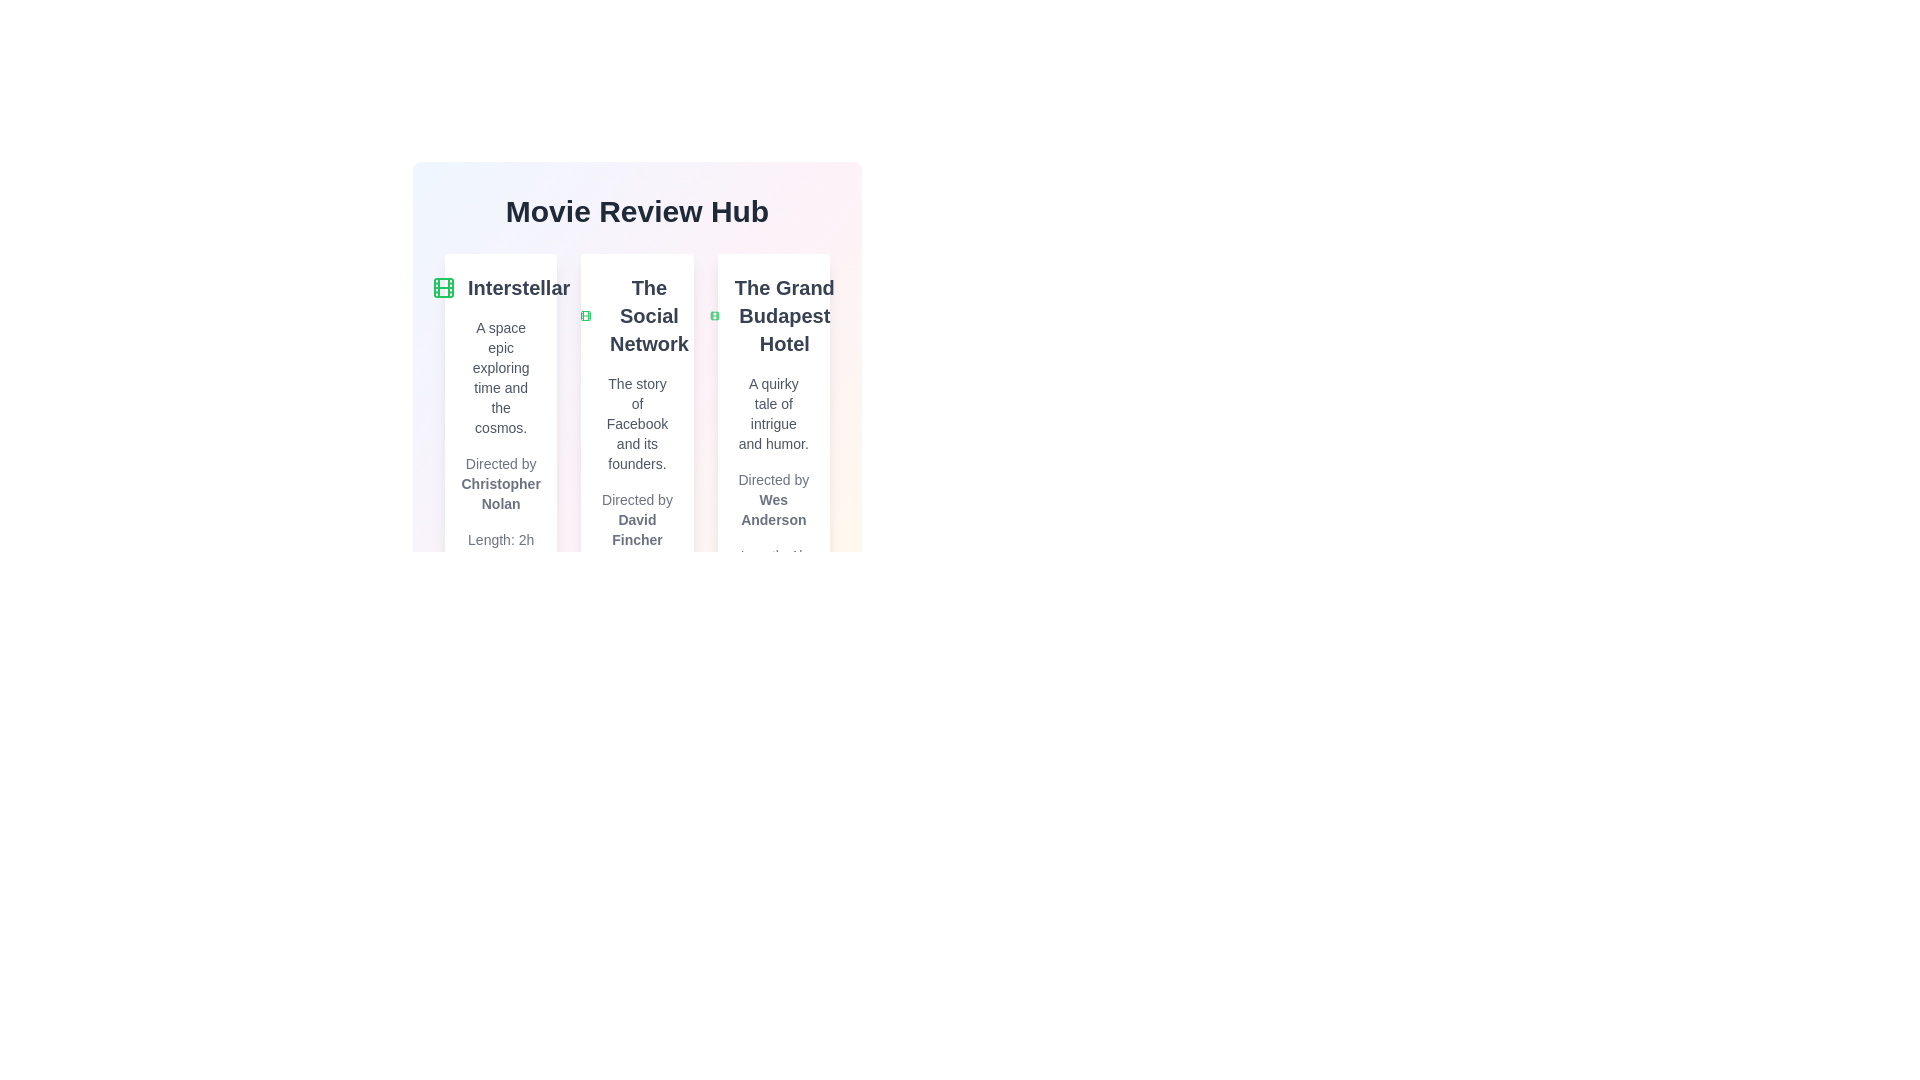 The image size is (1920, 1080). I want to click on the movie title to view its metadata, so click(499, 300).